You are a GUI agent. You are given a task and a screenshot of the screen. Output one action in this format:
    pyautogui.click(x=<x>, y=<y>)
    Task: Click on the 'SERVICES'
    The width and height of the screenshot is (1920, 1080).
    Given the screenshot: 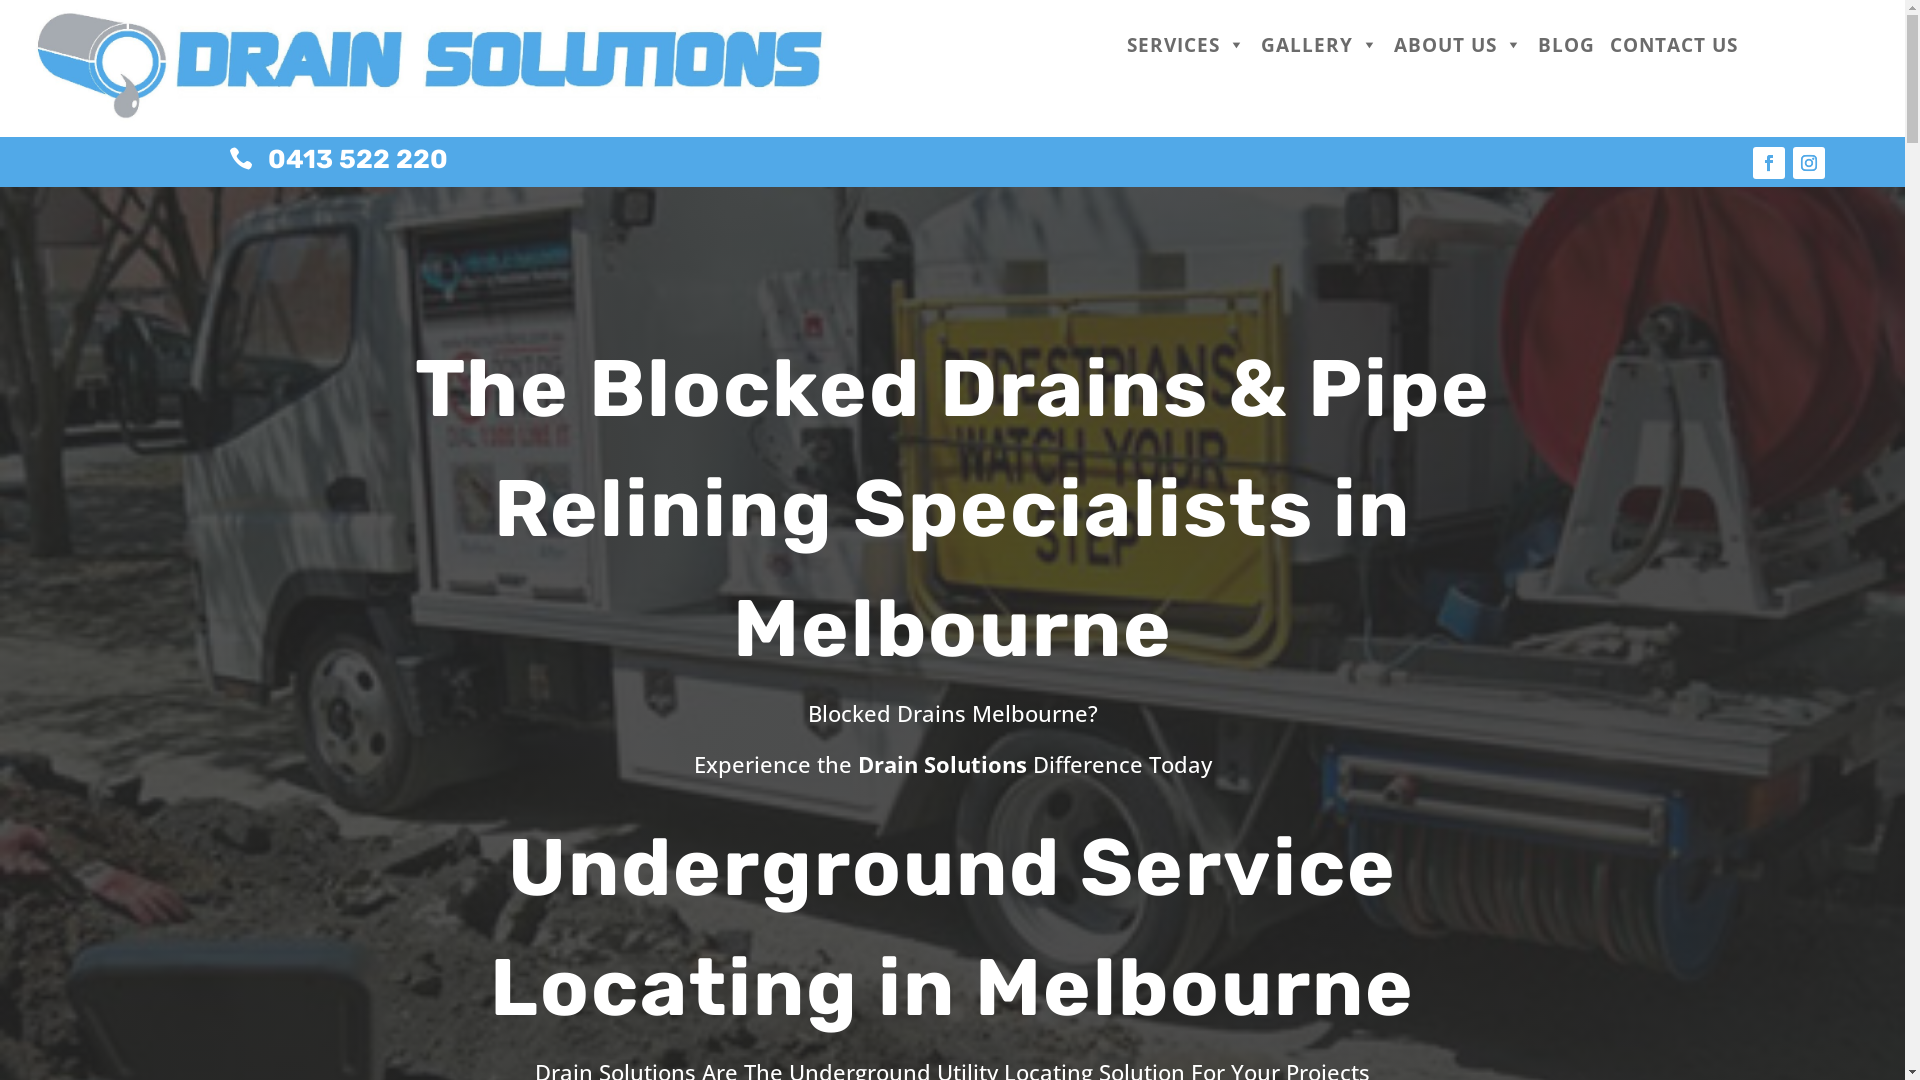 What is the action you would take?
    pyautogui.click(x=1186, y=45)
    